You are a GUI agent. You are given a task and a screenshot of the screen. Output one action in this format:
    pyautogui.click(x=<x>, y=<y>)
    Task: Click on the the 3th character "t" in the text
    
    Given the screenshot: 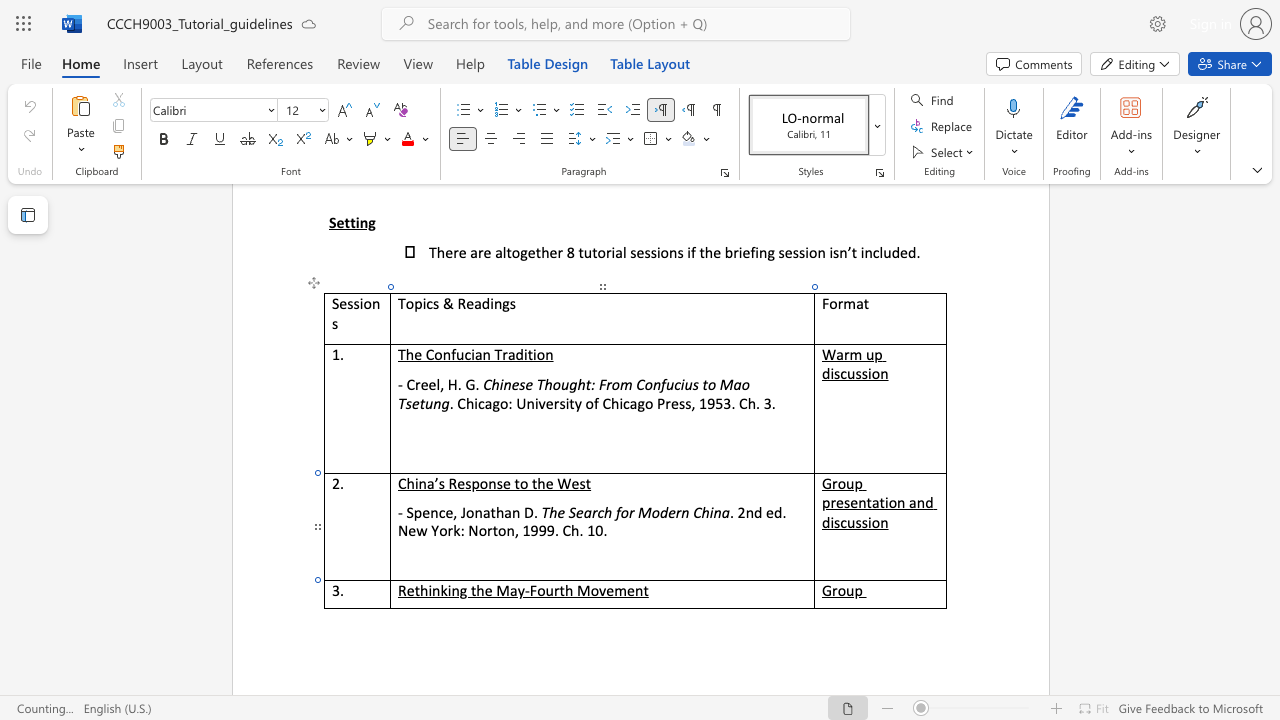 What is the action you would take?
    pyautogui.click(x=561, y=589)
    